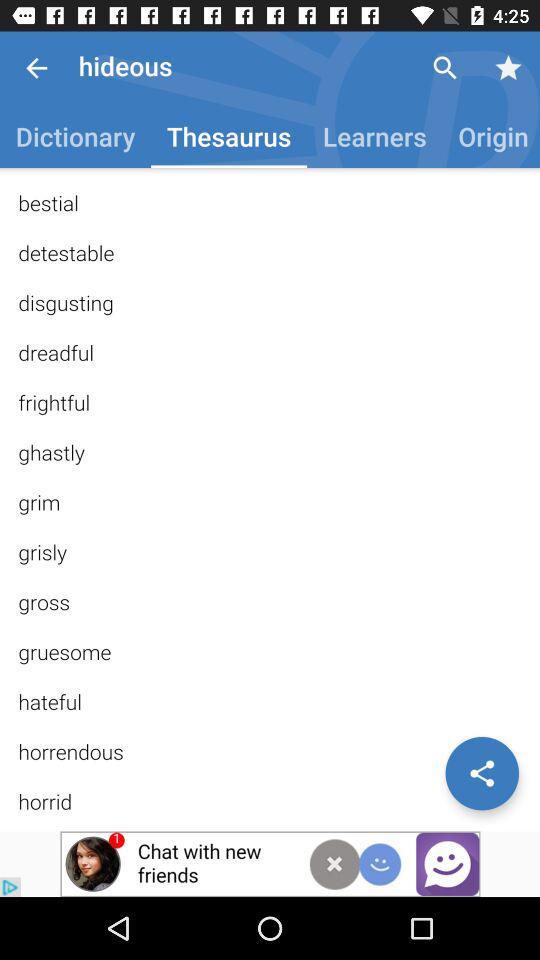 This screenshot has height=960, width=540. Describe the element at coordinates (481, 772) in the screenshot. I see `share the article` at that location.